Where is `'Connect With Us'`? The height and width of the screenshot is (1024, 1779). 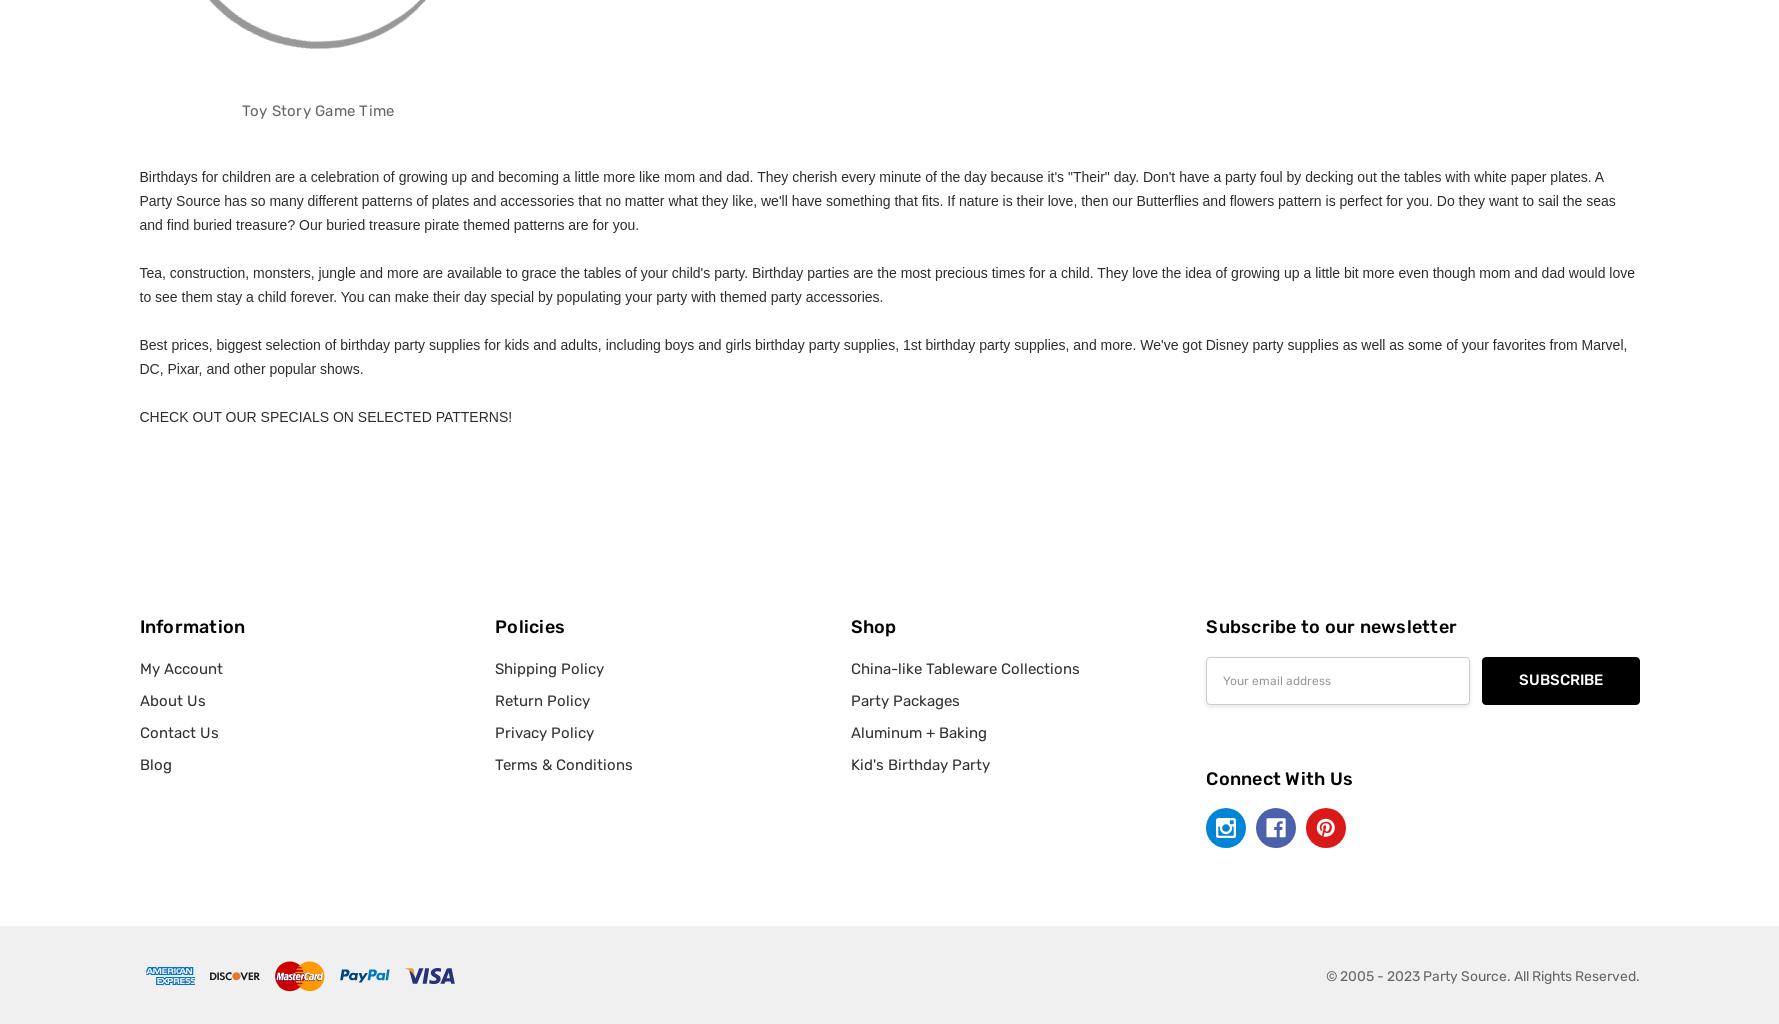
'Connect With Us' is located at coordinates (1279, 778).